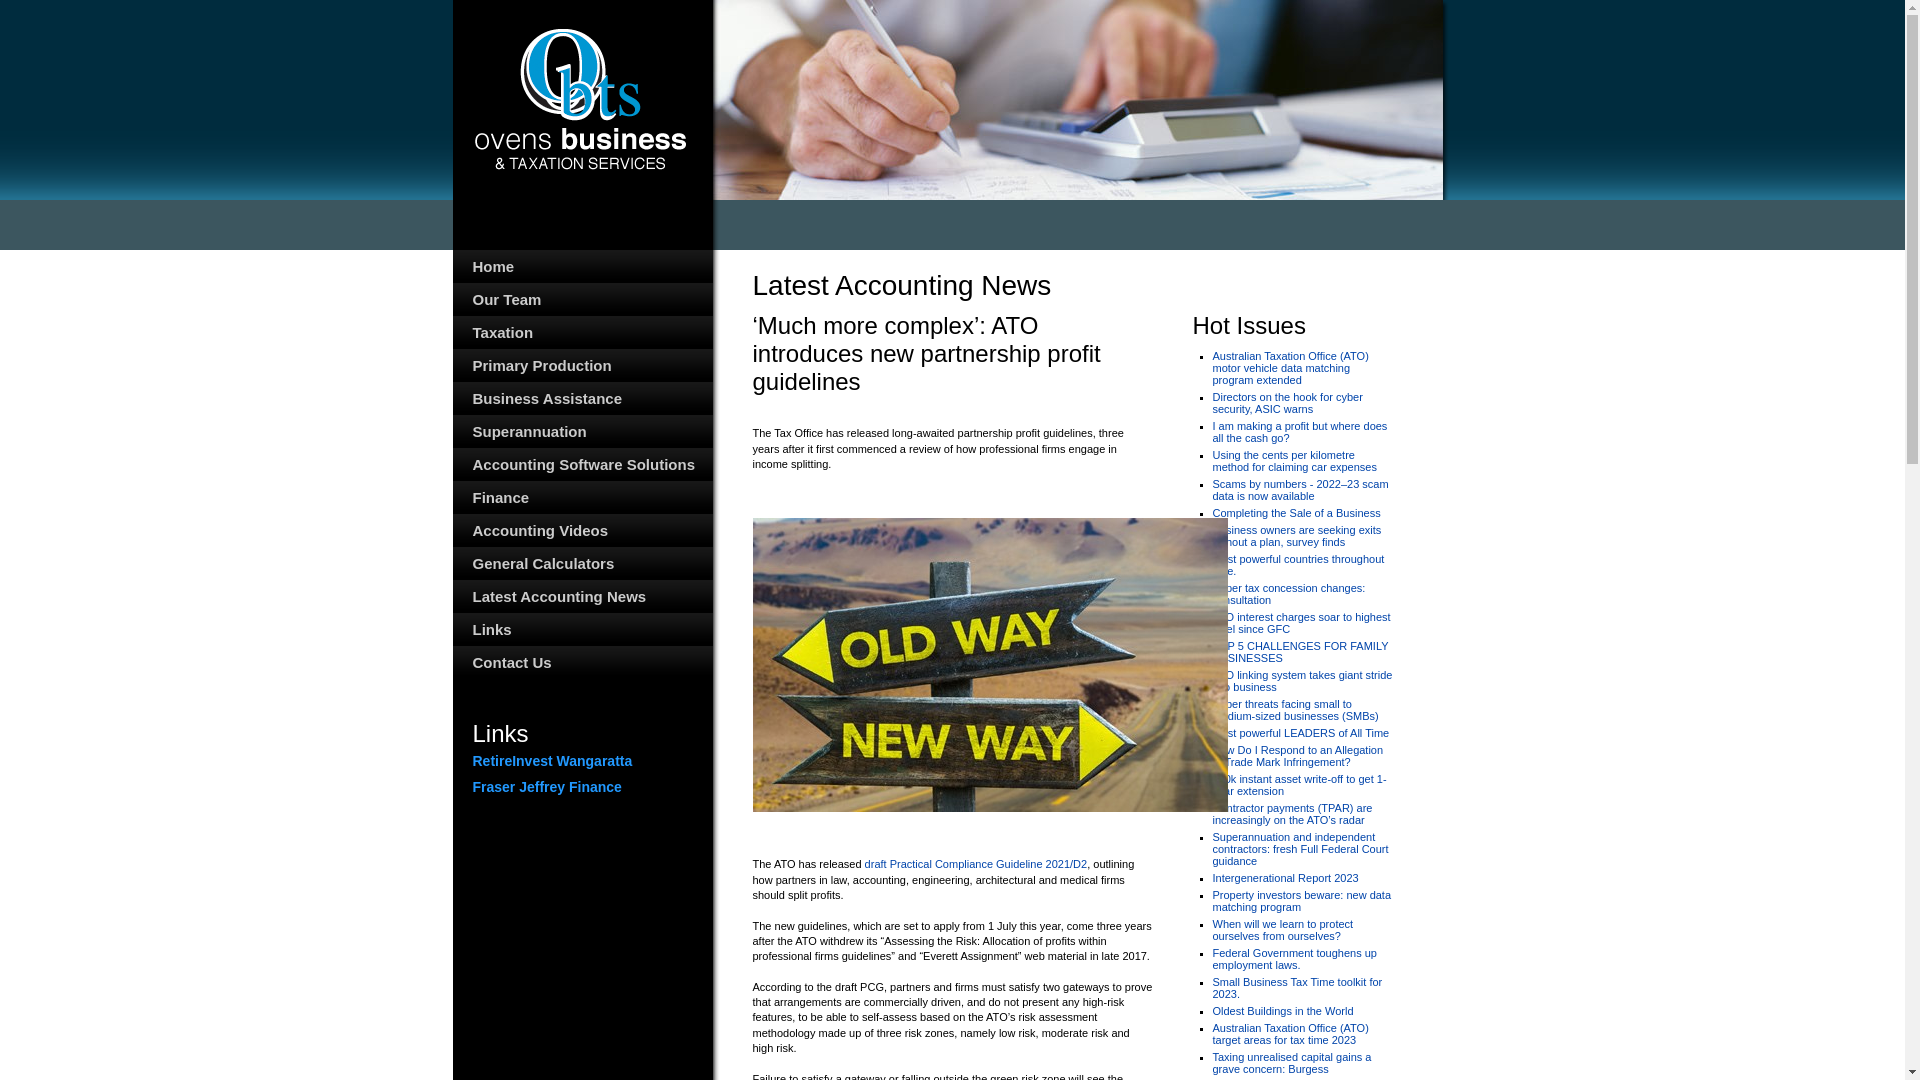  What do you see at coordinates (580, 628) in the screenshot?
I see `'Links'` at bounding box center [580, 628].